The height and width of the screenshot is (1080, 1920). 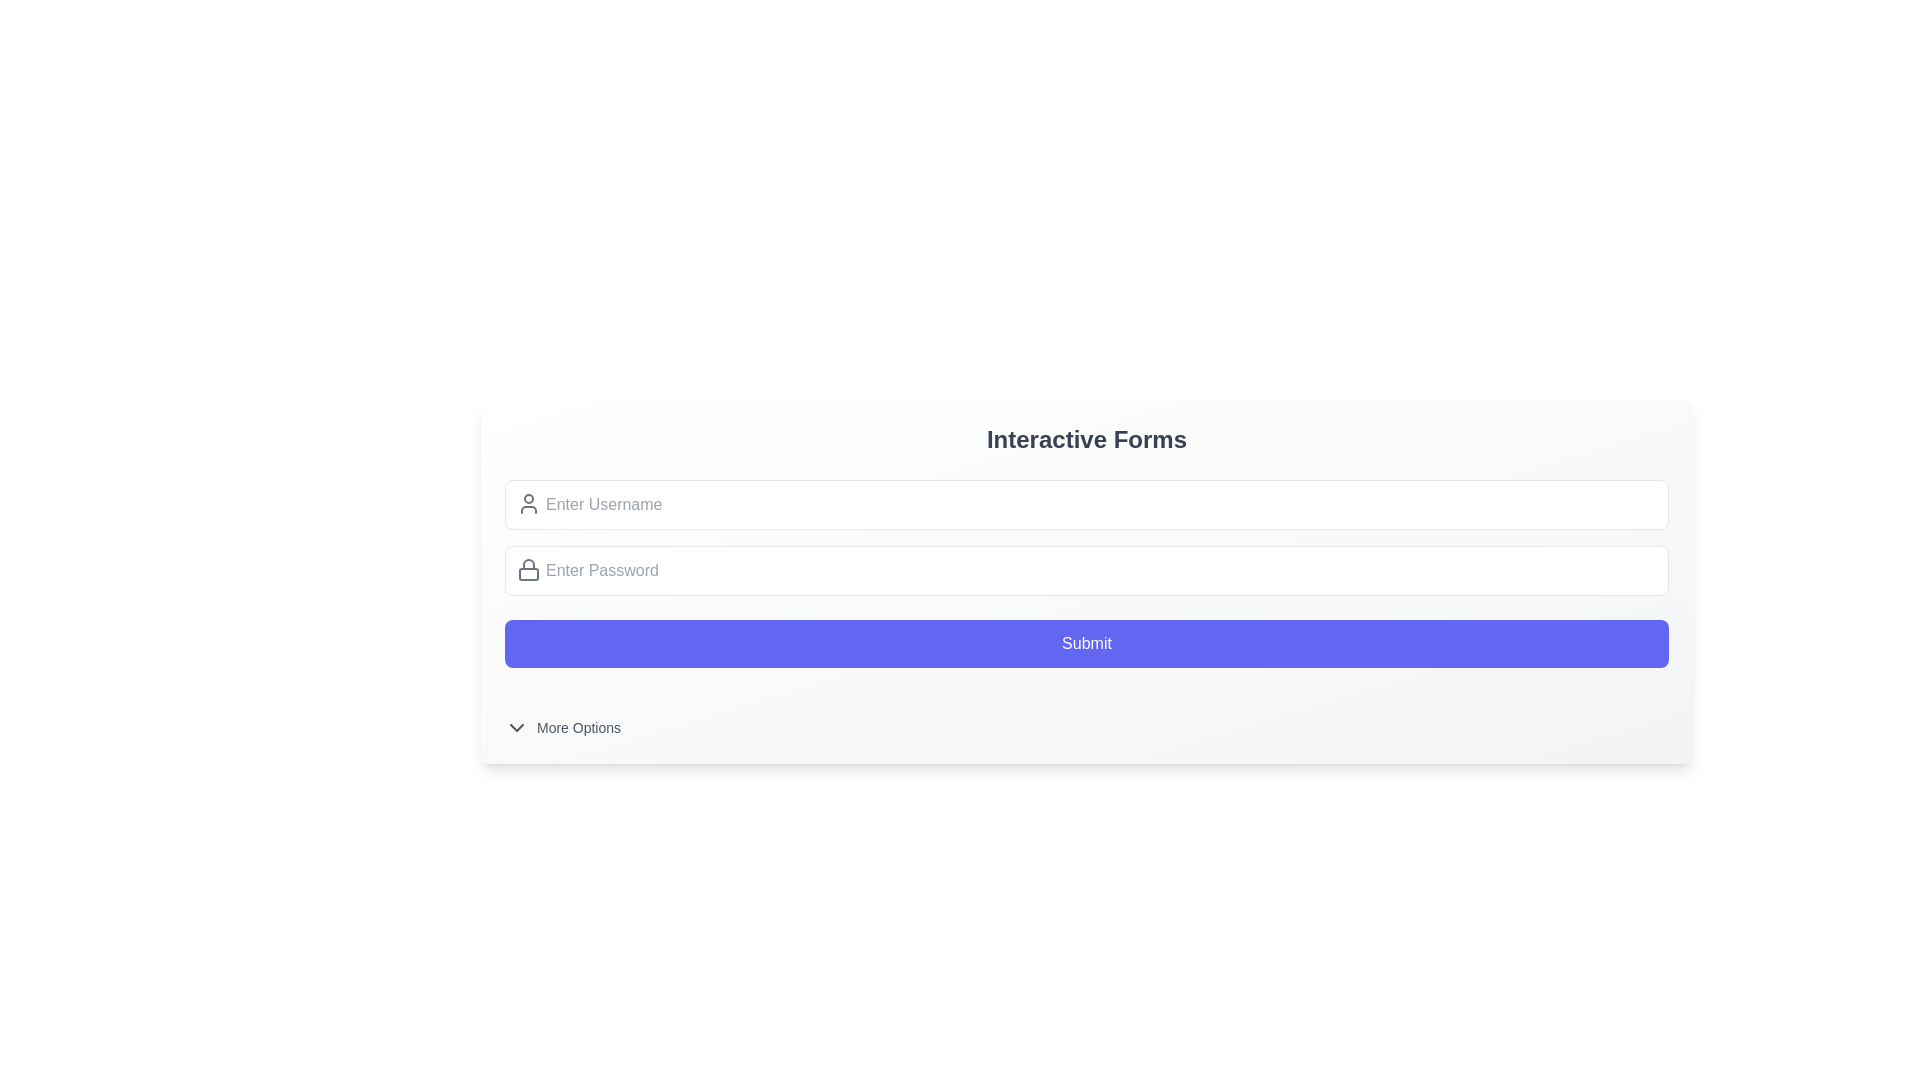 What do you see at coordinates (517, 728) in the screenshot?
I see `the downward-pointing caret icon located to the left of the text 'More Options'` at bounding box center [517, 728].